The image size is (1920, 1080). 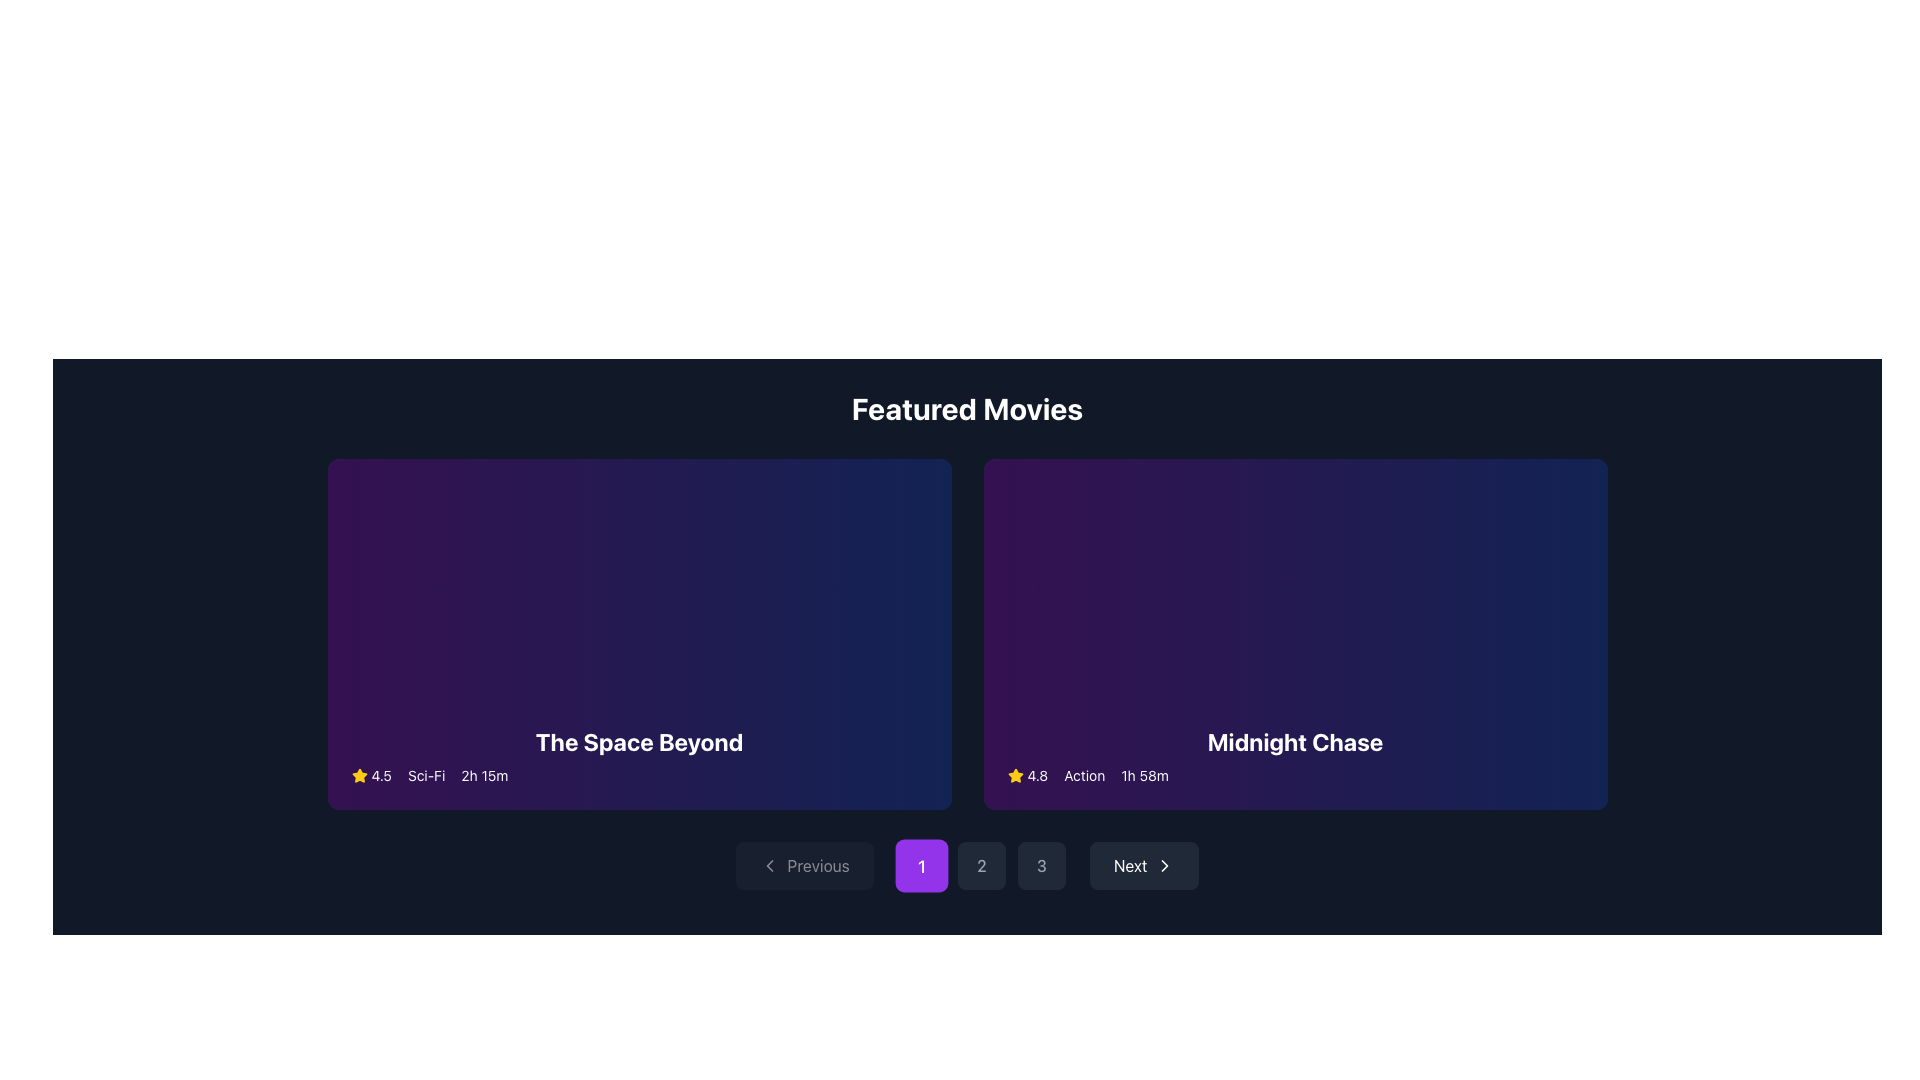 What do you see at coordinates (768, 865) in the screenshot?
I see `the leftward pointing chevron icon styled with a thin stroke and rounded edges, located inside the 'Previous' button at the bottom center of the interface` at bounding box center [768, 865].